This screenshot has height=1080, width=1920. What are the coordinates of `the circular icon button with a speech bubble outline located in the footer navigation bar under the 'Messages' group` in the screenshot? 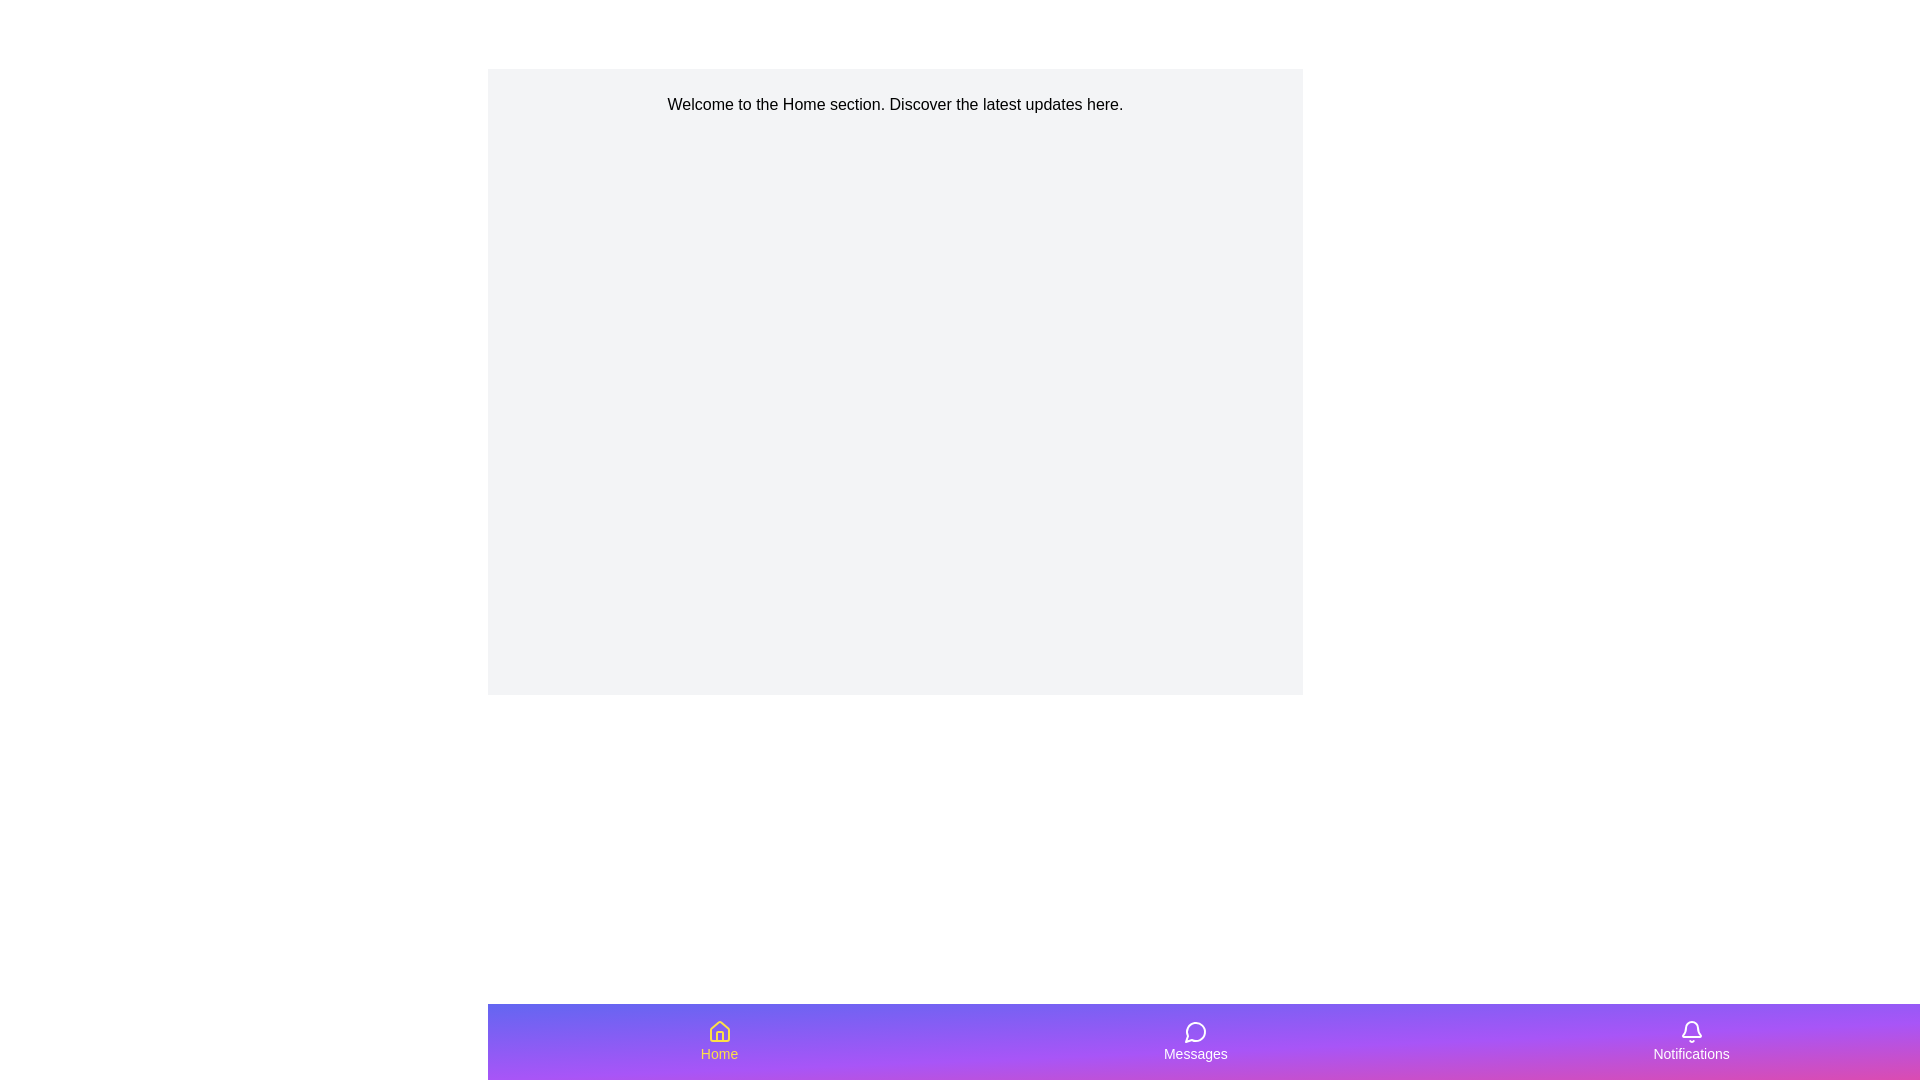 It's located at (1195, 1032).